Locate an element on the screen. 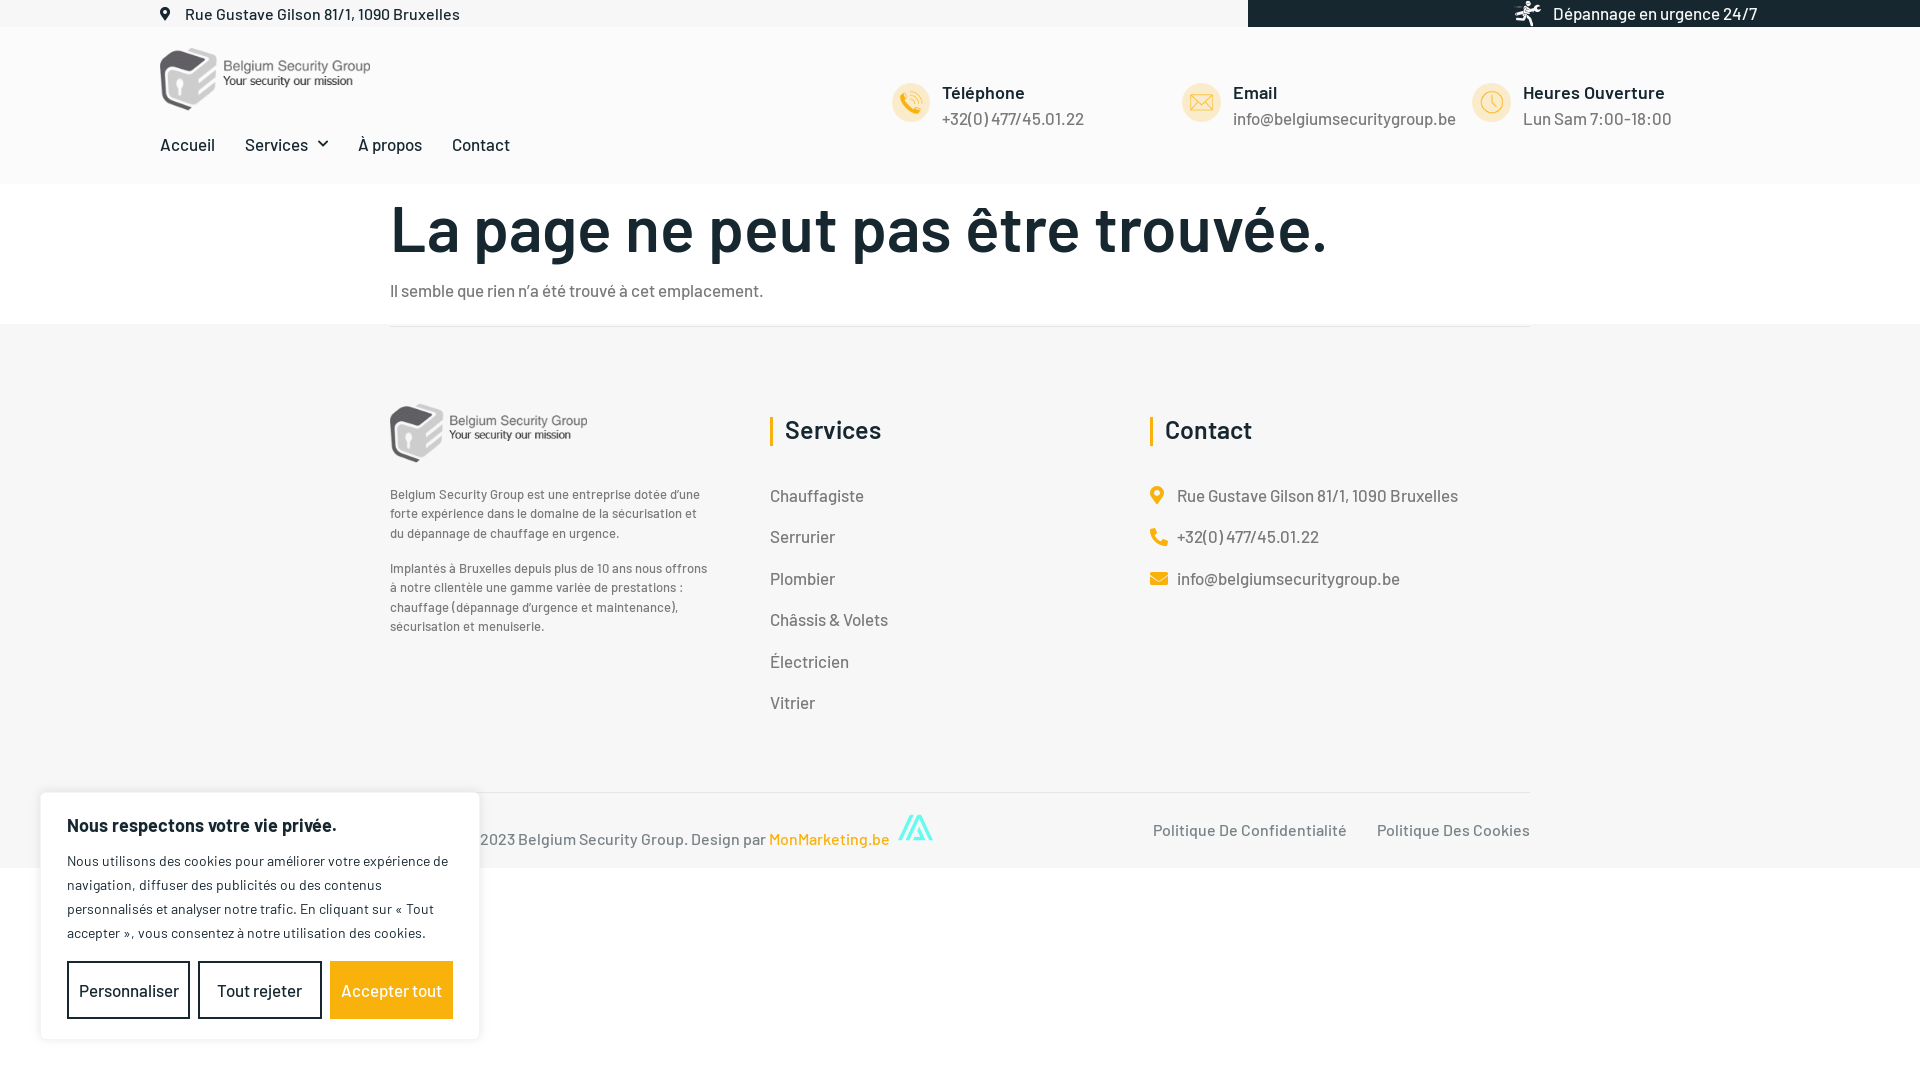 Image resolution: width=1920 pixels, height=1080 pixels. 'Rue Gustave Gilson 81/1, 1090 Bruxelles' is located at coordinates (309, 14).